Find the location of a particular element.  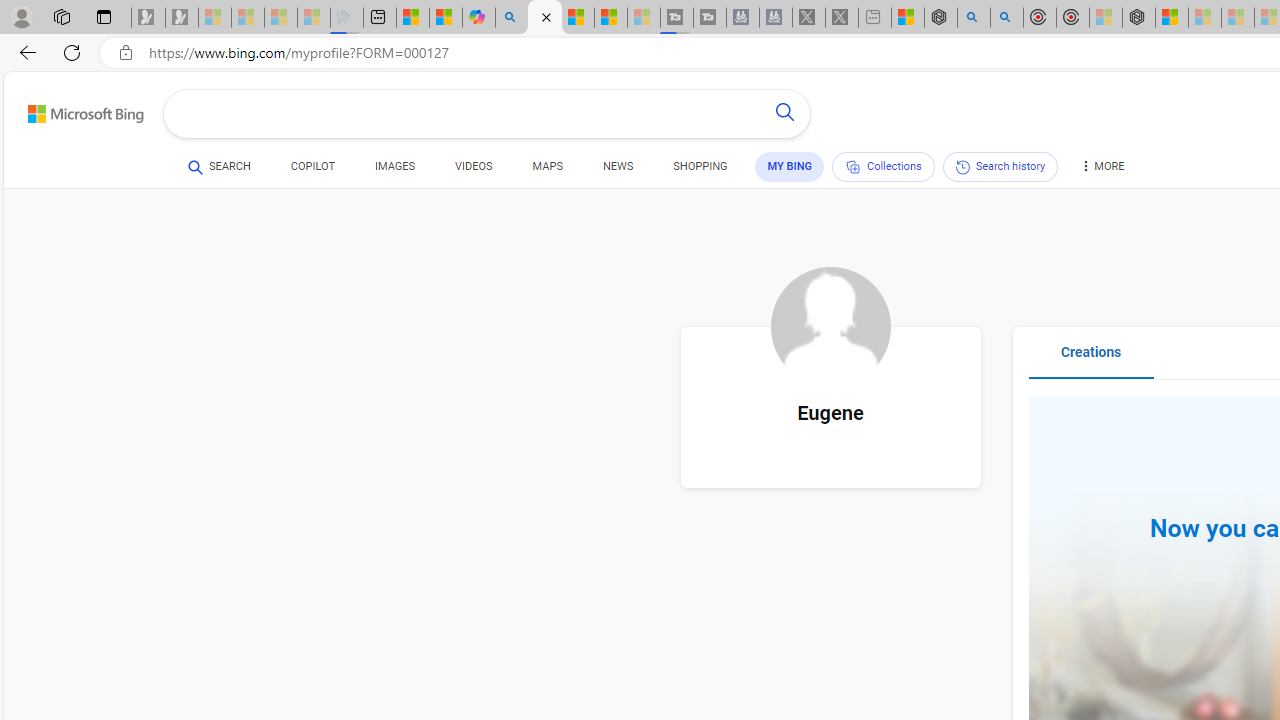

'NEWS' is located at coordinates (617, 166).